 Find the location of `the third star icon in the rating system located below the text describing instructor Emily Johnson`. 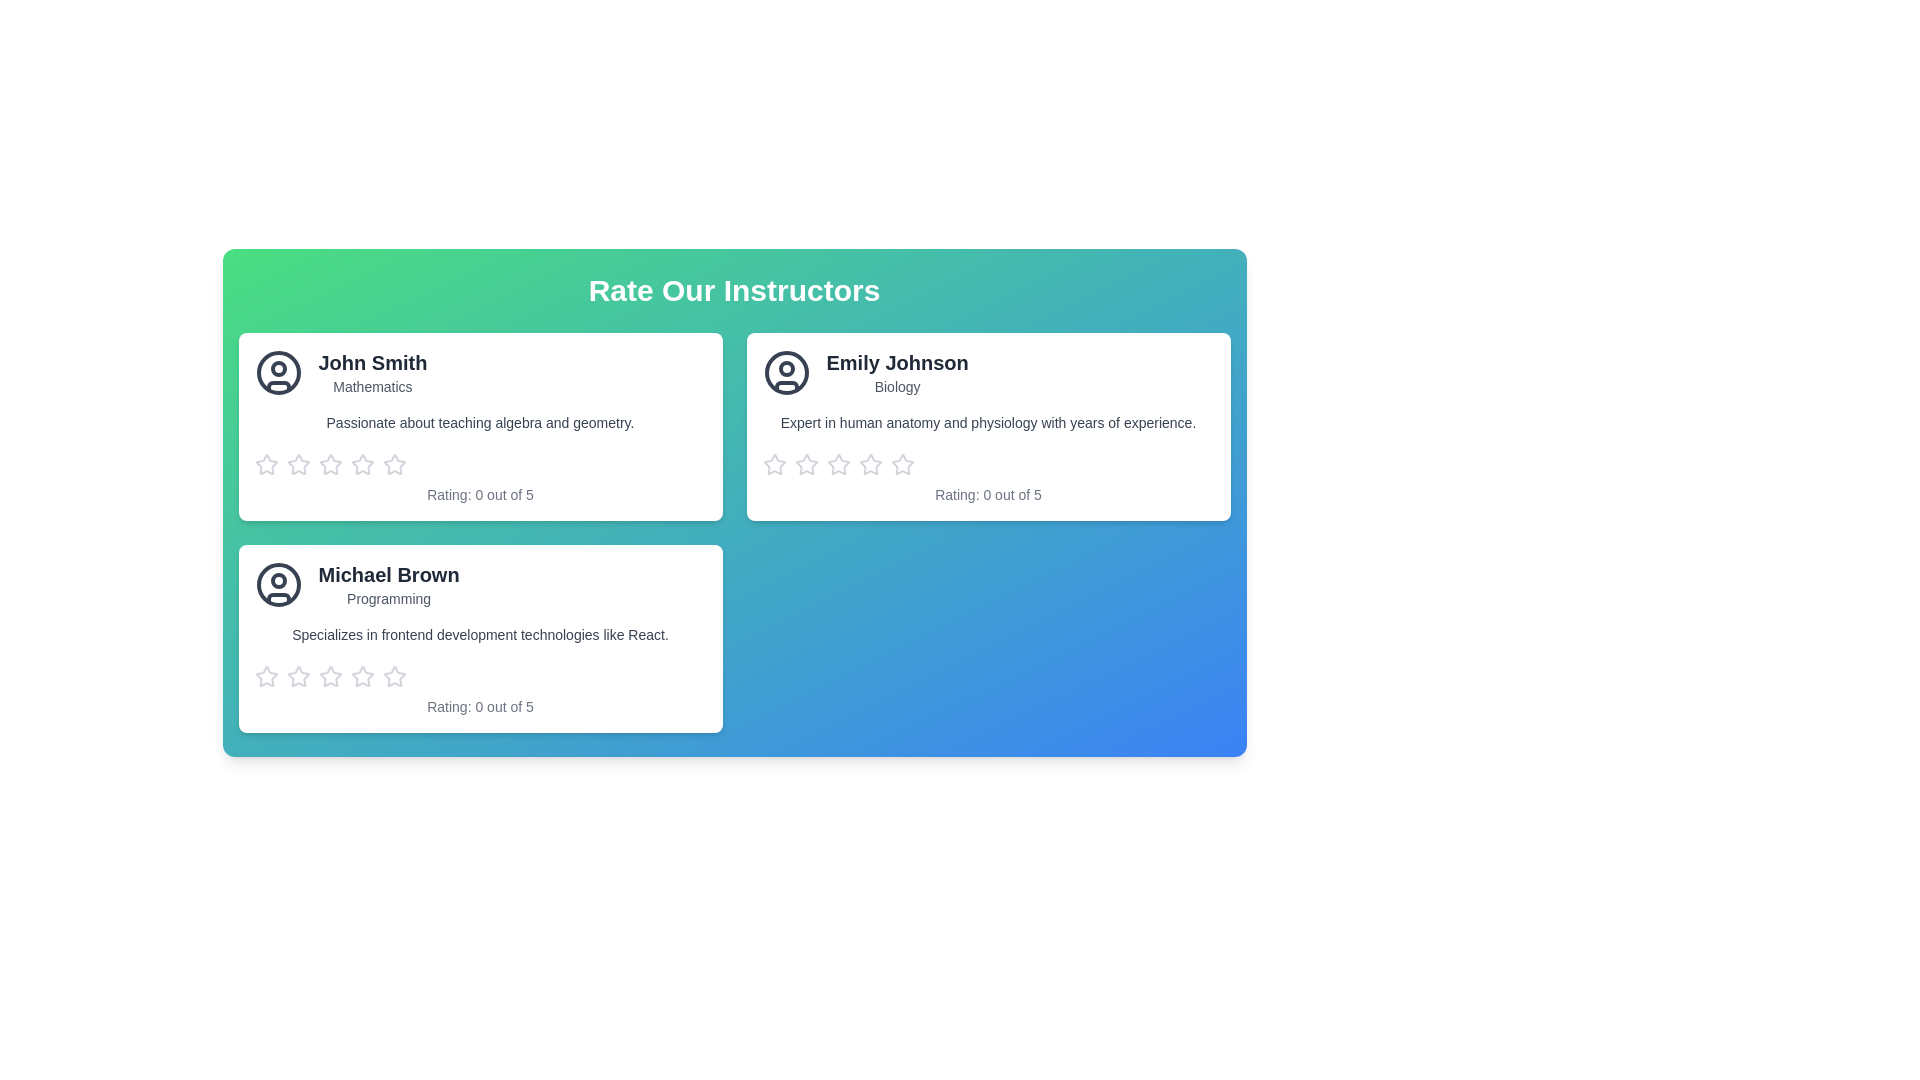

the third star icon in the rating system located below the text describing instructor Emily Johnson is located at coordinates (838, 465).